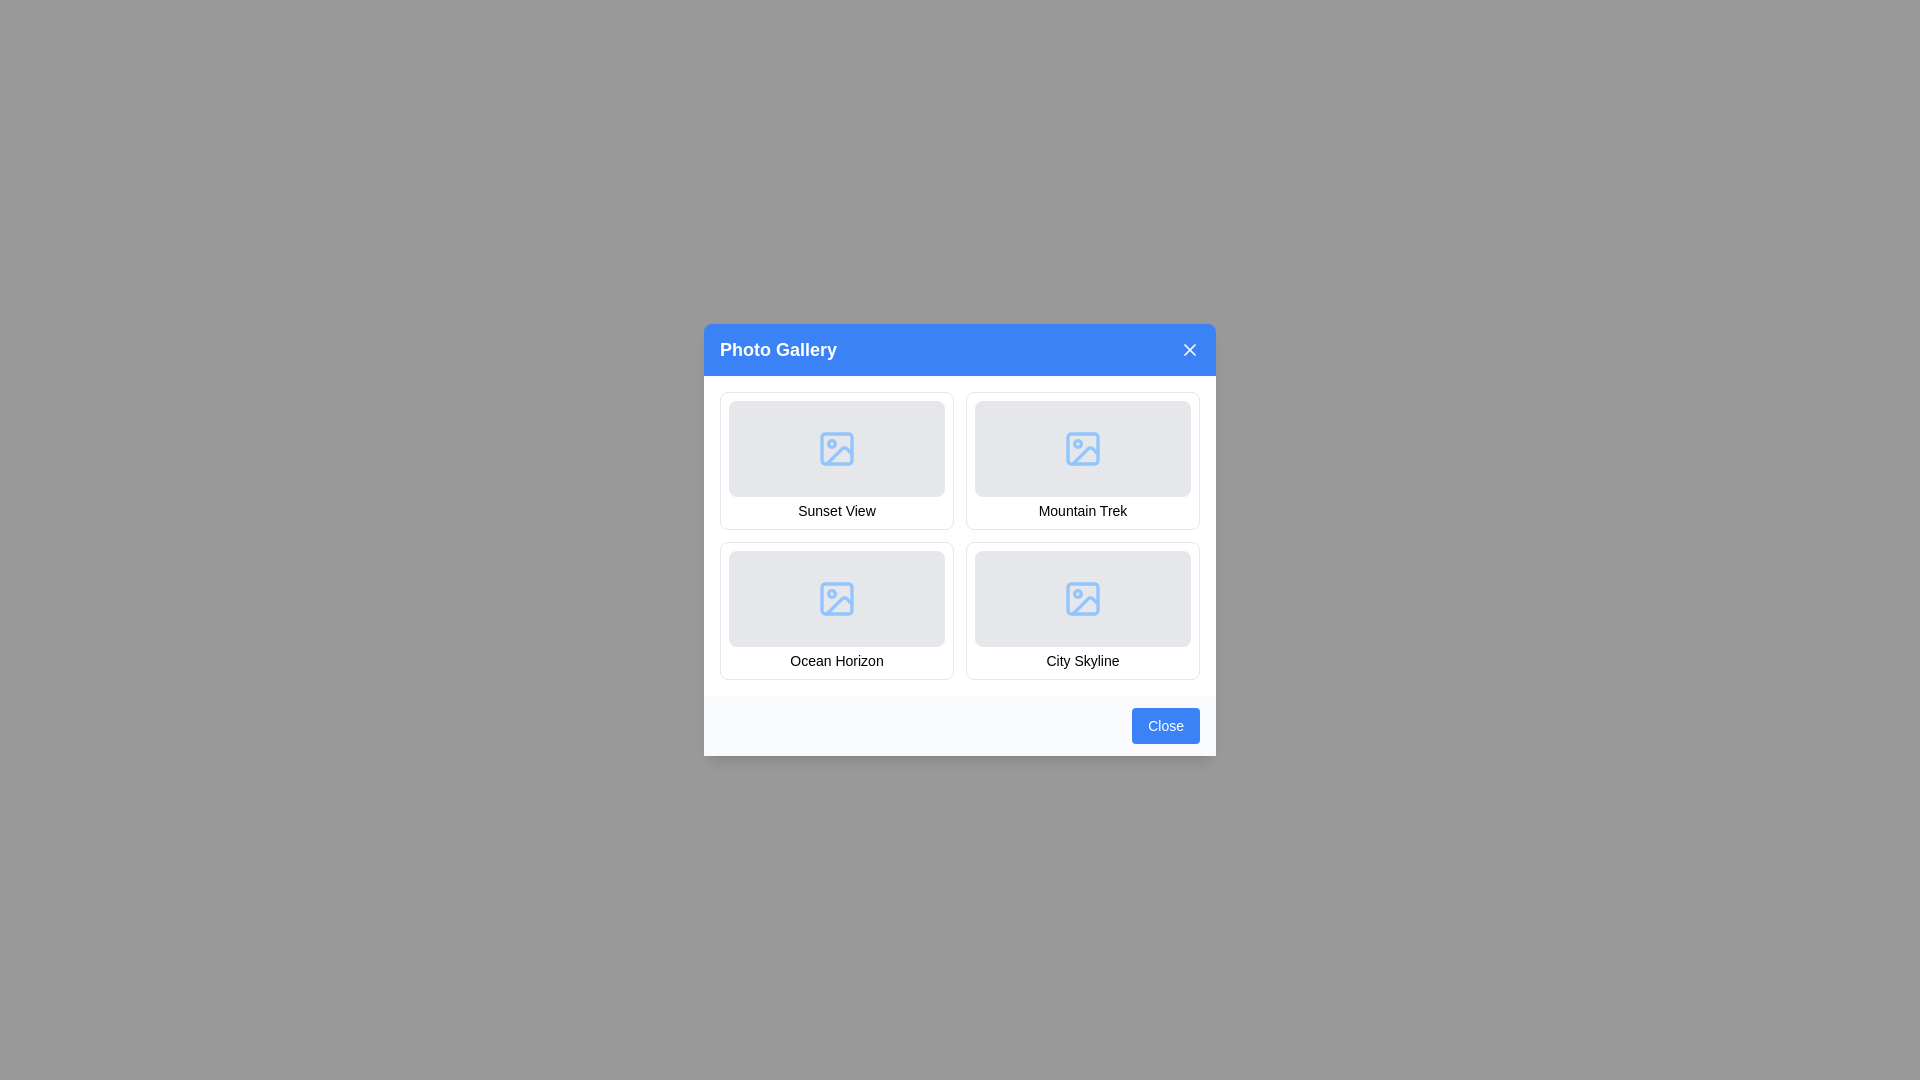  What do you see at coordinates (1190, 349) in the screenshot?
I see `the close button located at the top-right corner of the 'Photo Gallery' header to potentially display a tooltip` at bounding box center [1190, 349].